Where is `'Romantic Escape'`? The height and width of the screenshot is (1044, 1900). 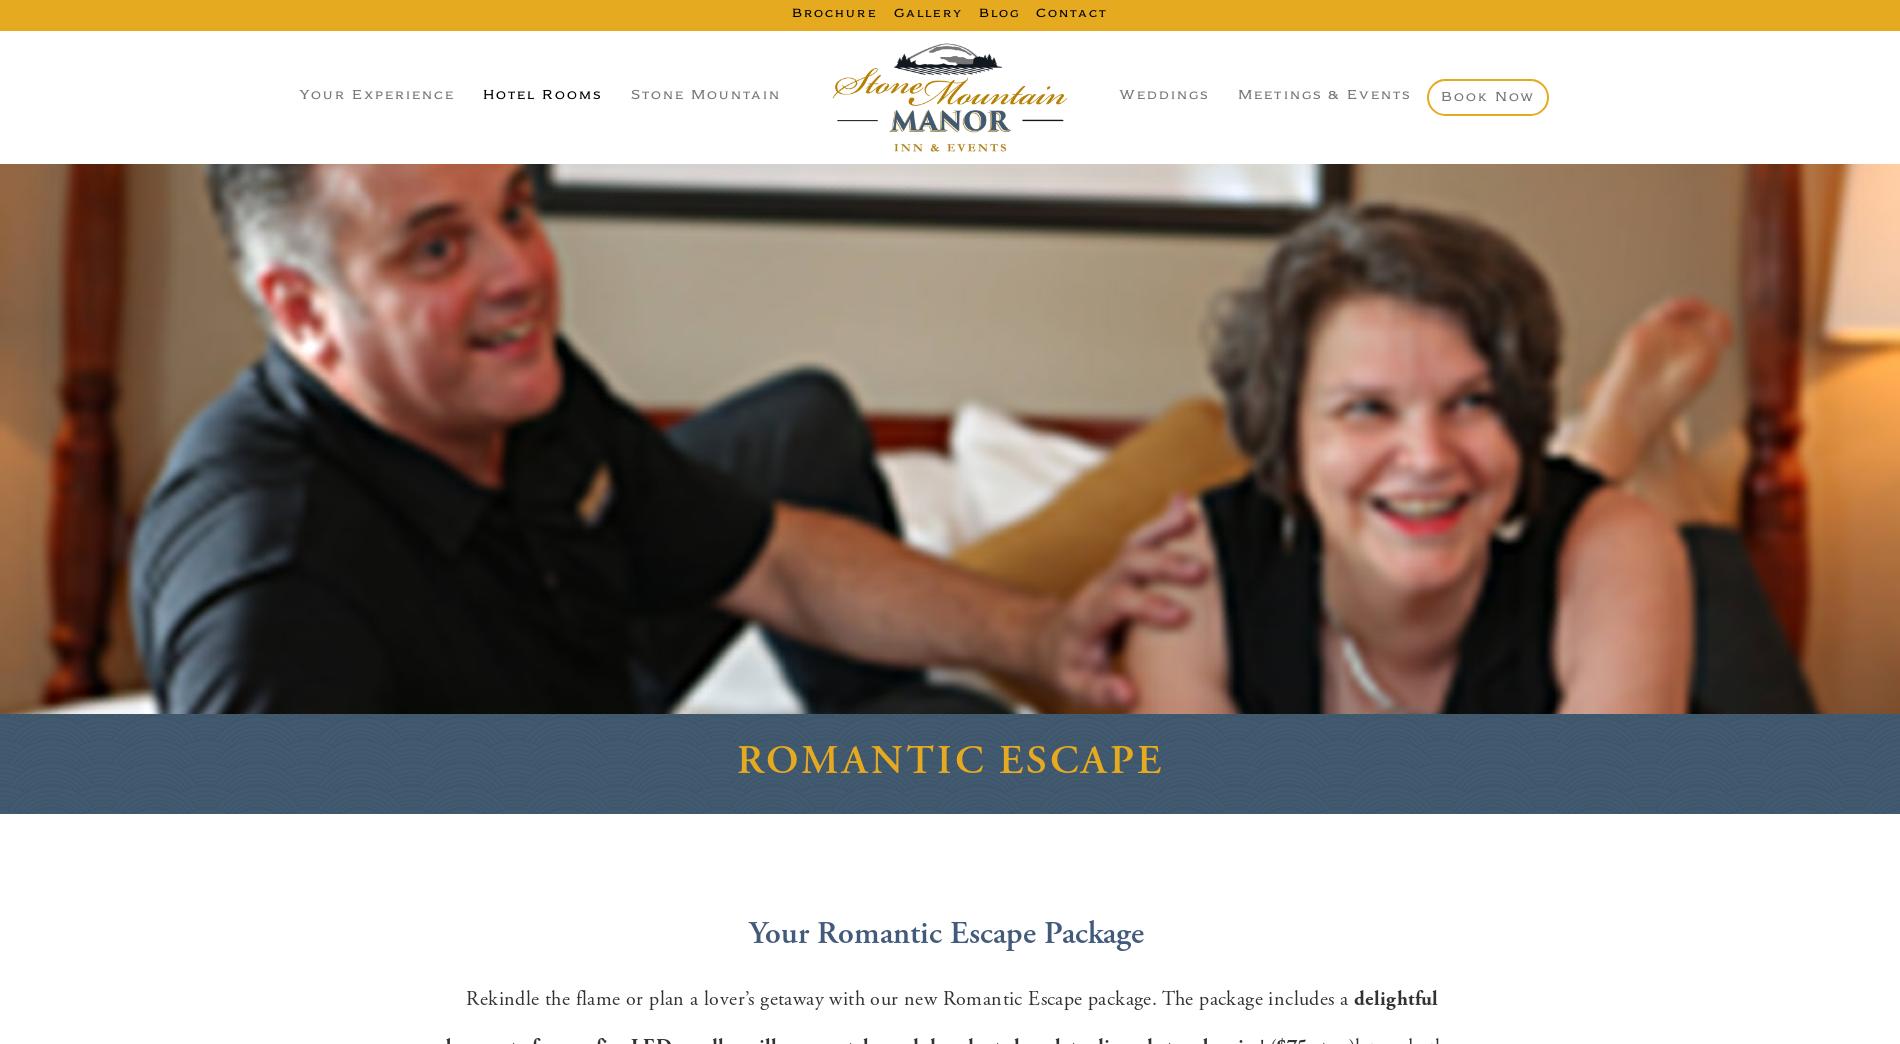 'Romantic Escape' is located at coordinates (948, 760).